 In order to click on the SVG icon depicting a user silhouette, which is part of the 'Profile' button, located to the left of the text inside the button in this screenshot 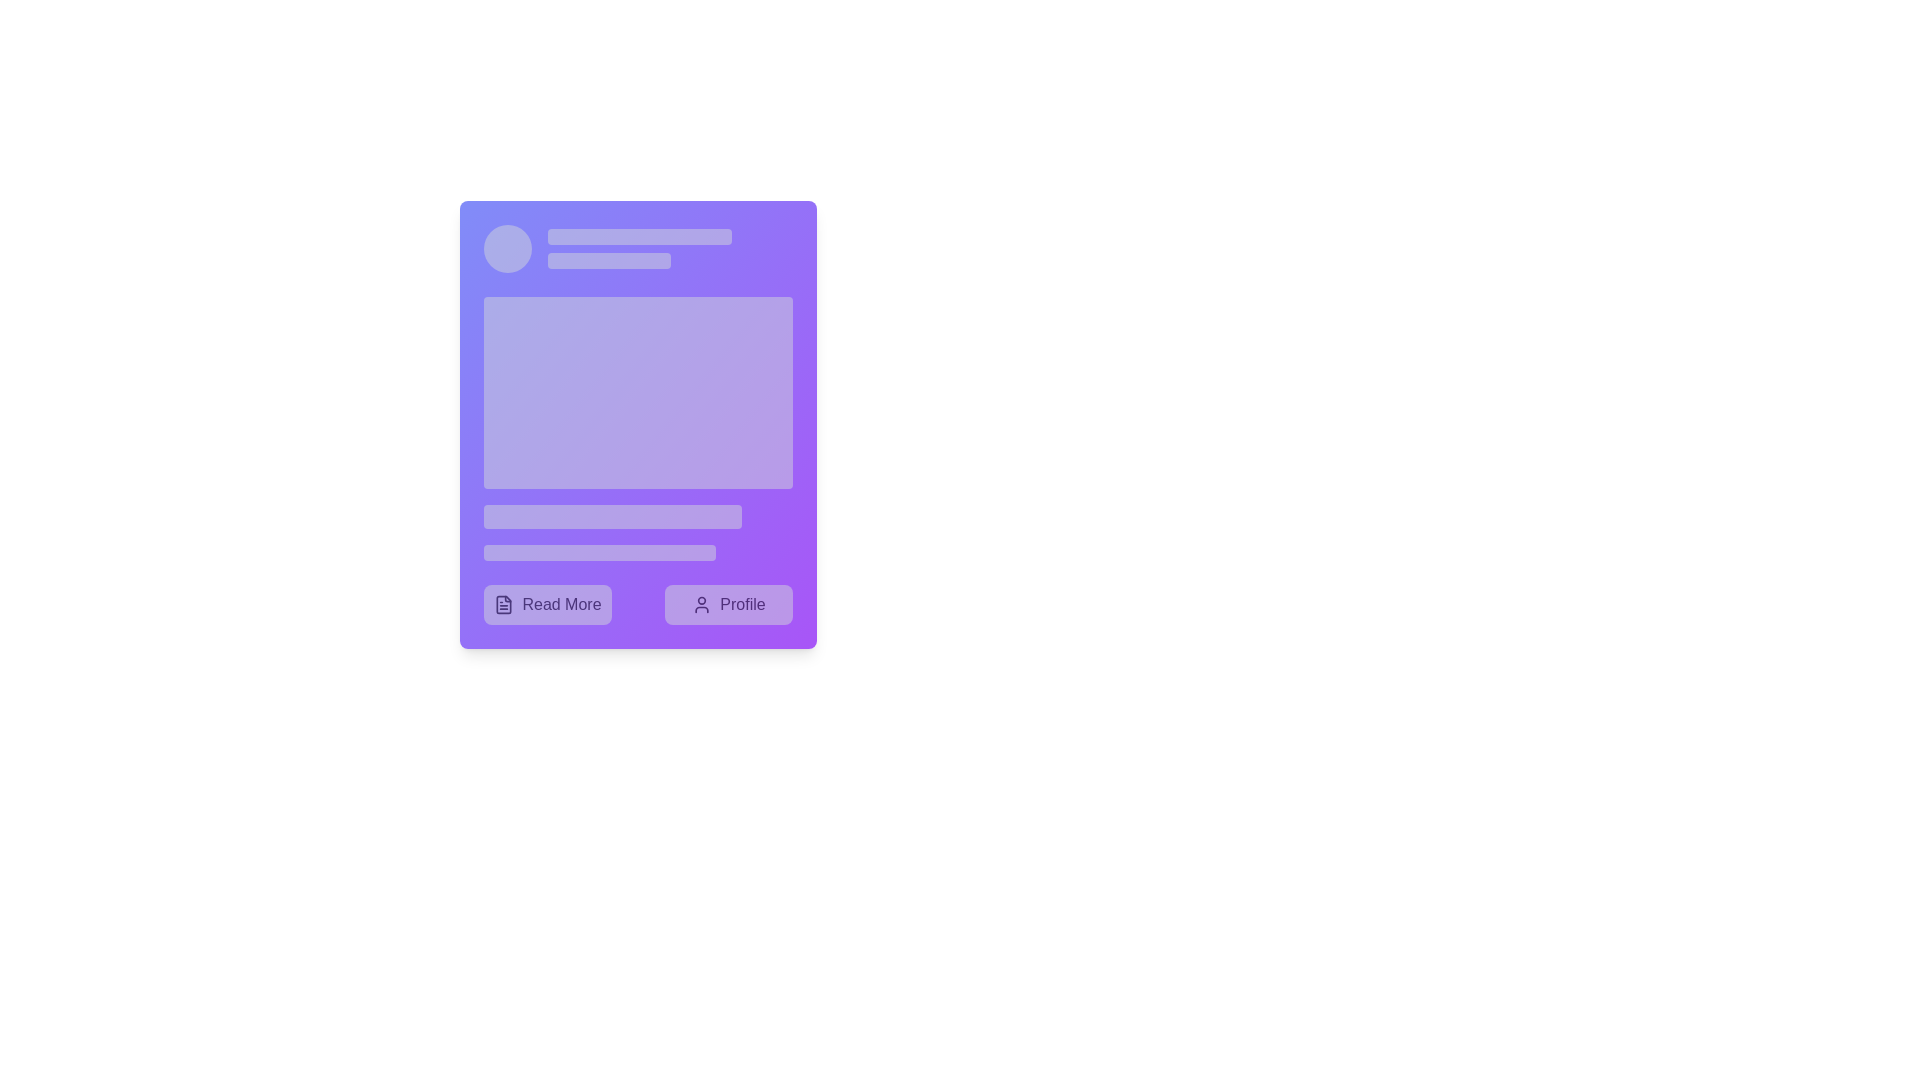, I will do `click(702, 604)`.